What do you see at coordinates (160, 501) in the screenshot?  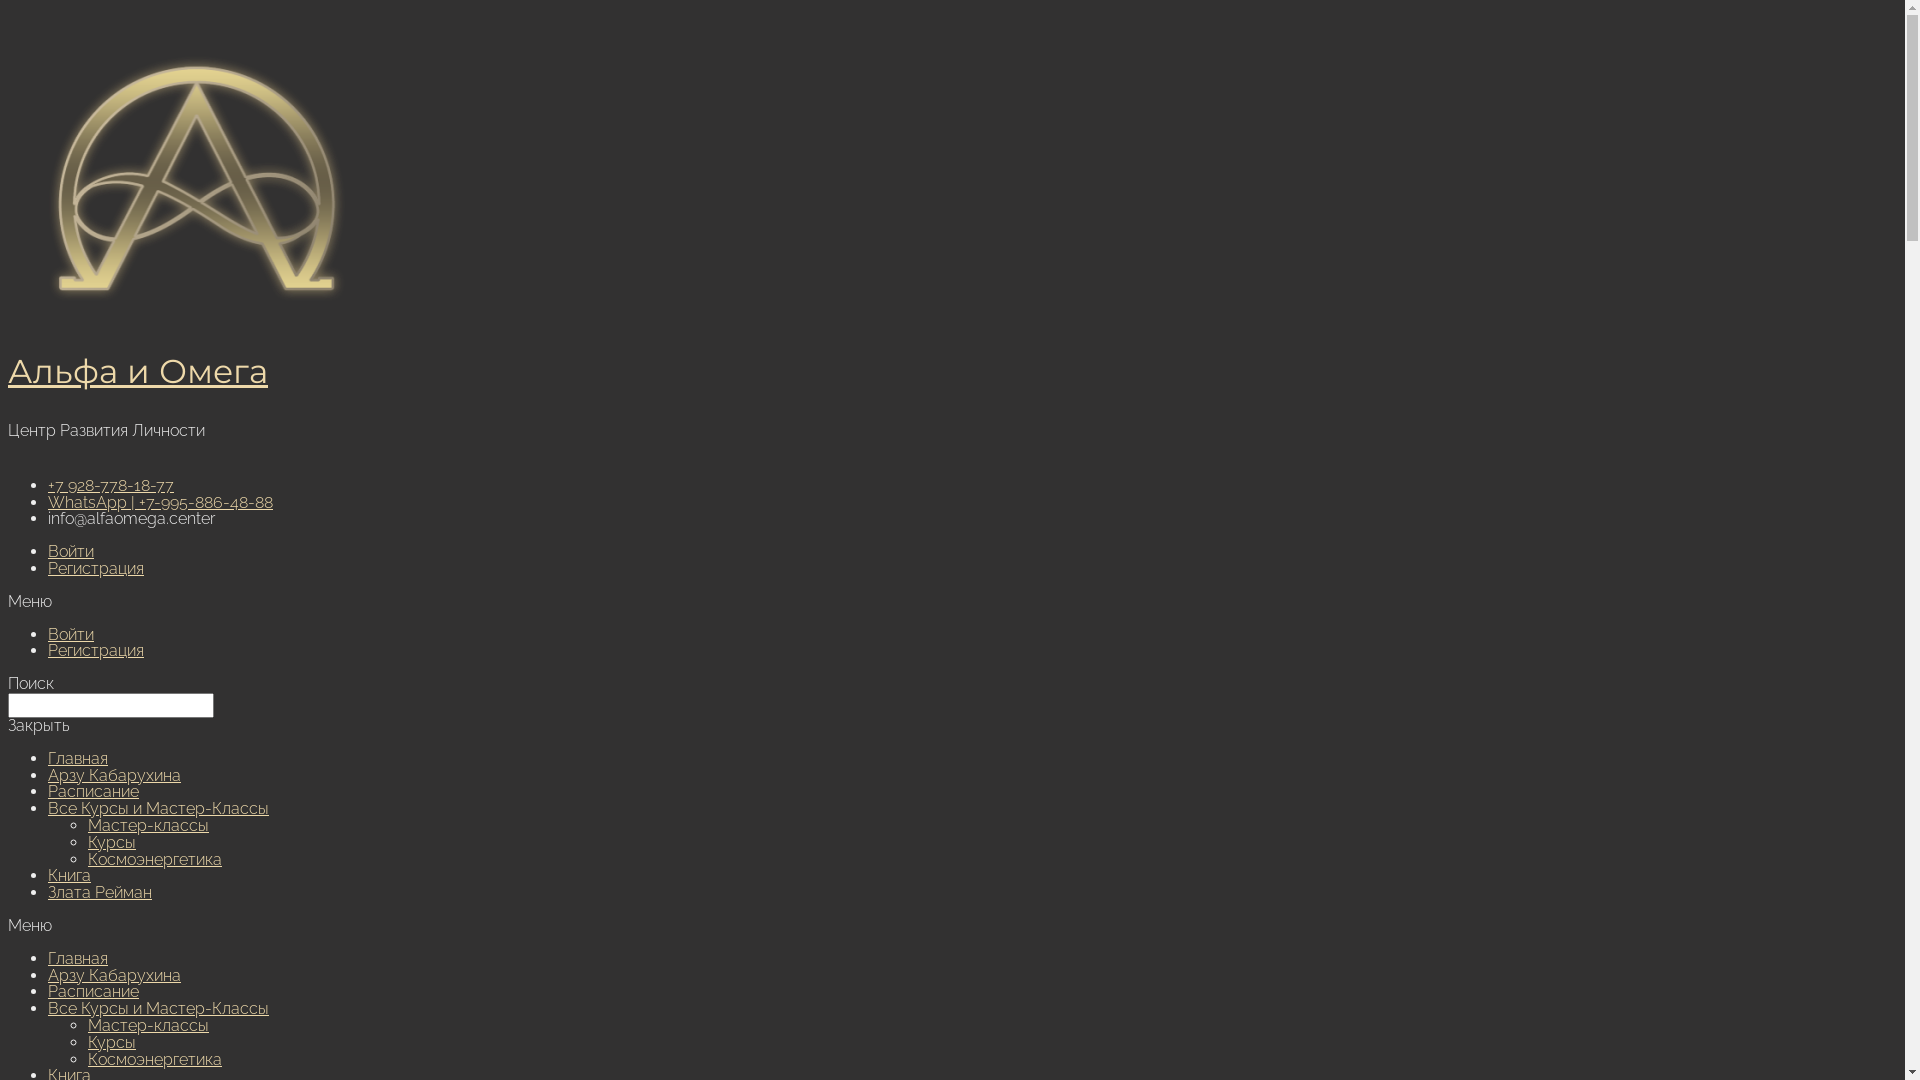 I see `'WhatsApp | +7-995-886-48-88'` at bounding box center [160, 501].